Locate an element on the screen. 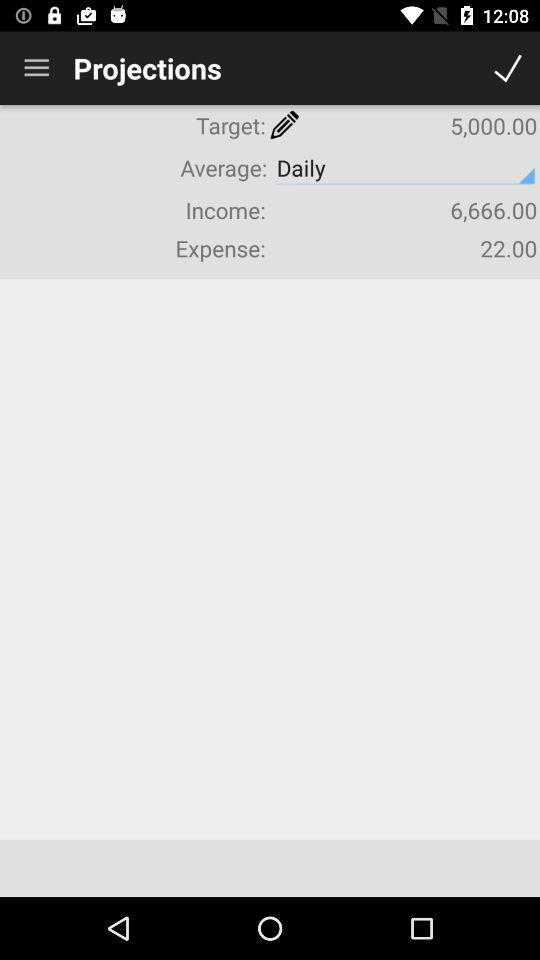 The height and width of the screenshot is (960, 540). done is located at coordinates (508, 68).